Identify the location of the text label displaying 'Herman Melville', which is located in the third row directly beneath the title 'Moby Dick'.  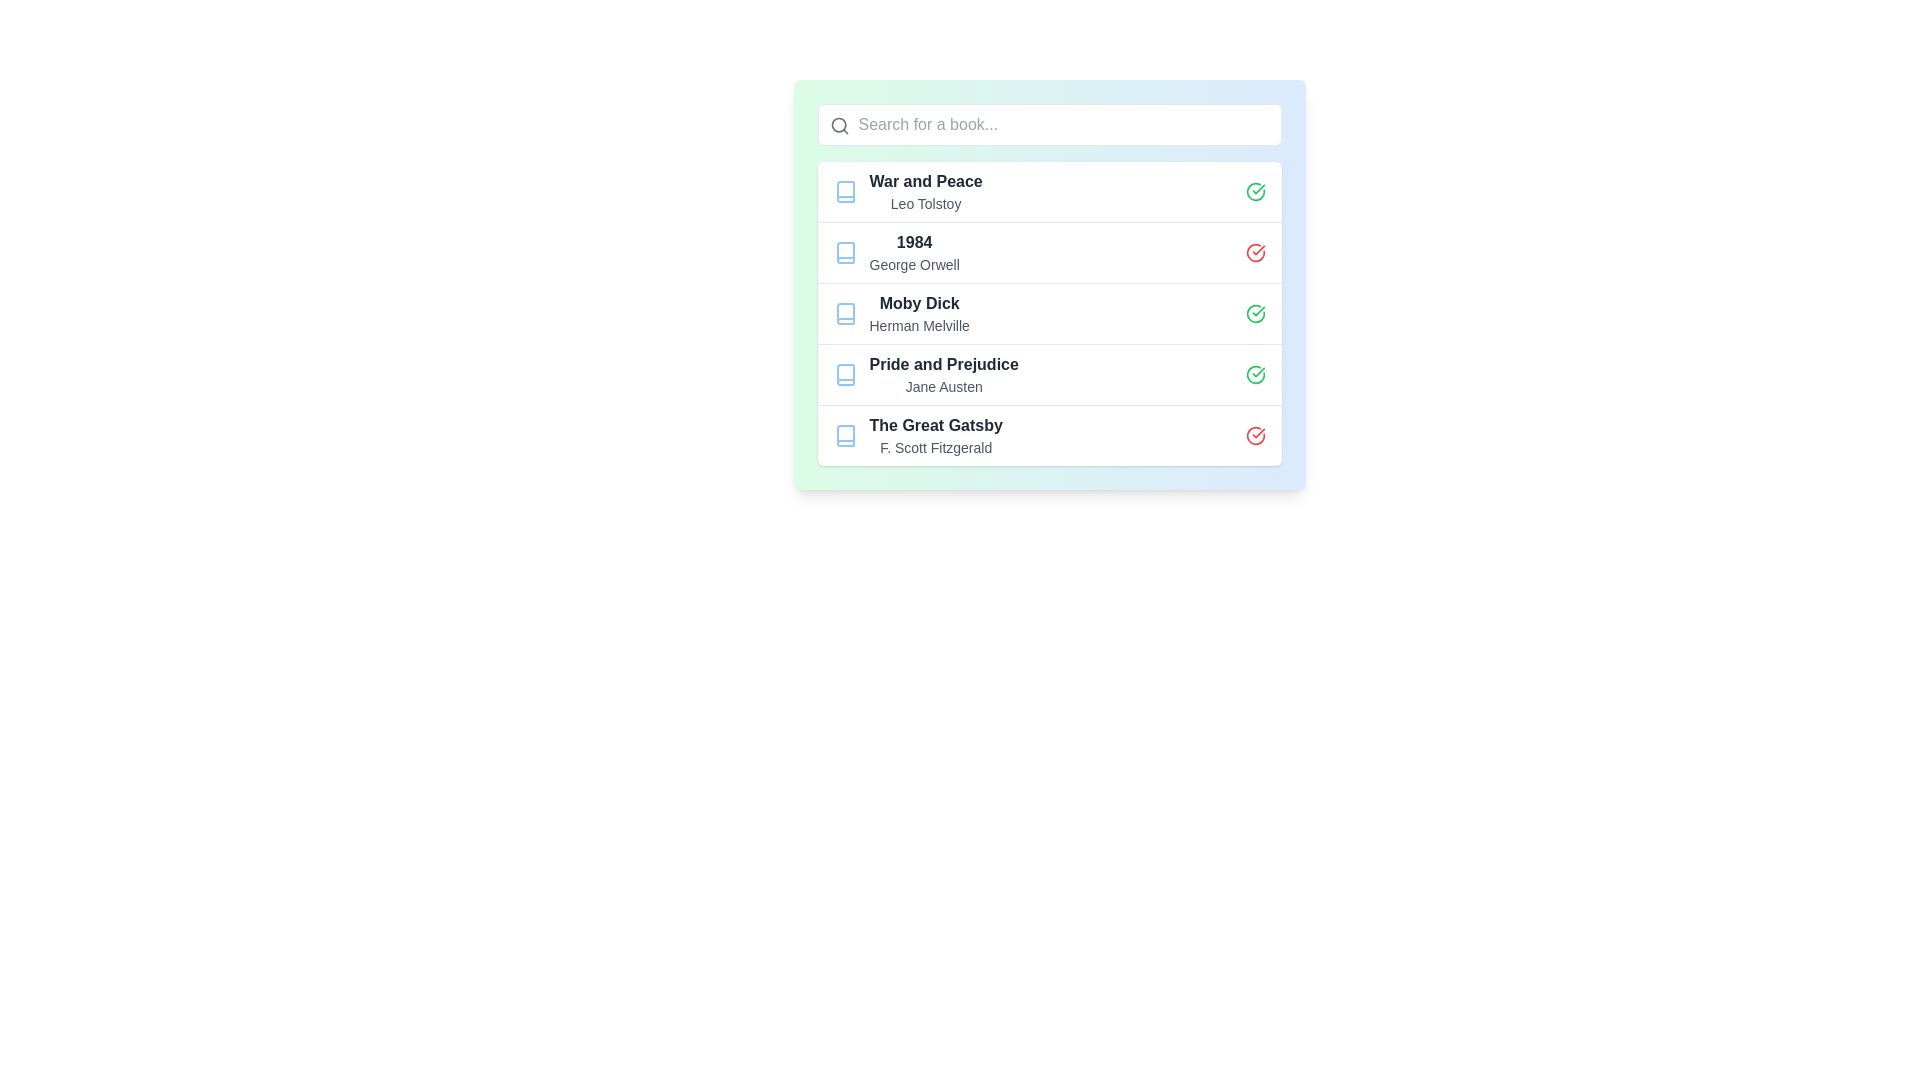
(918, 325).